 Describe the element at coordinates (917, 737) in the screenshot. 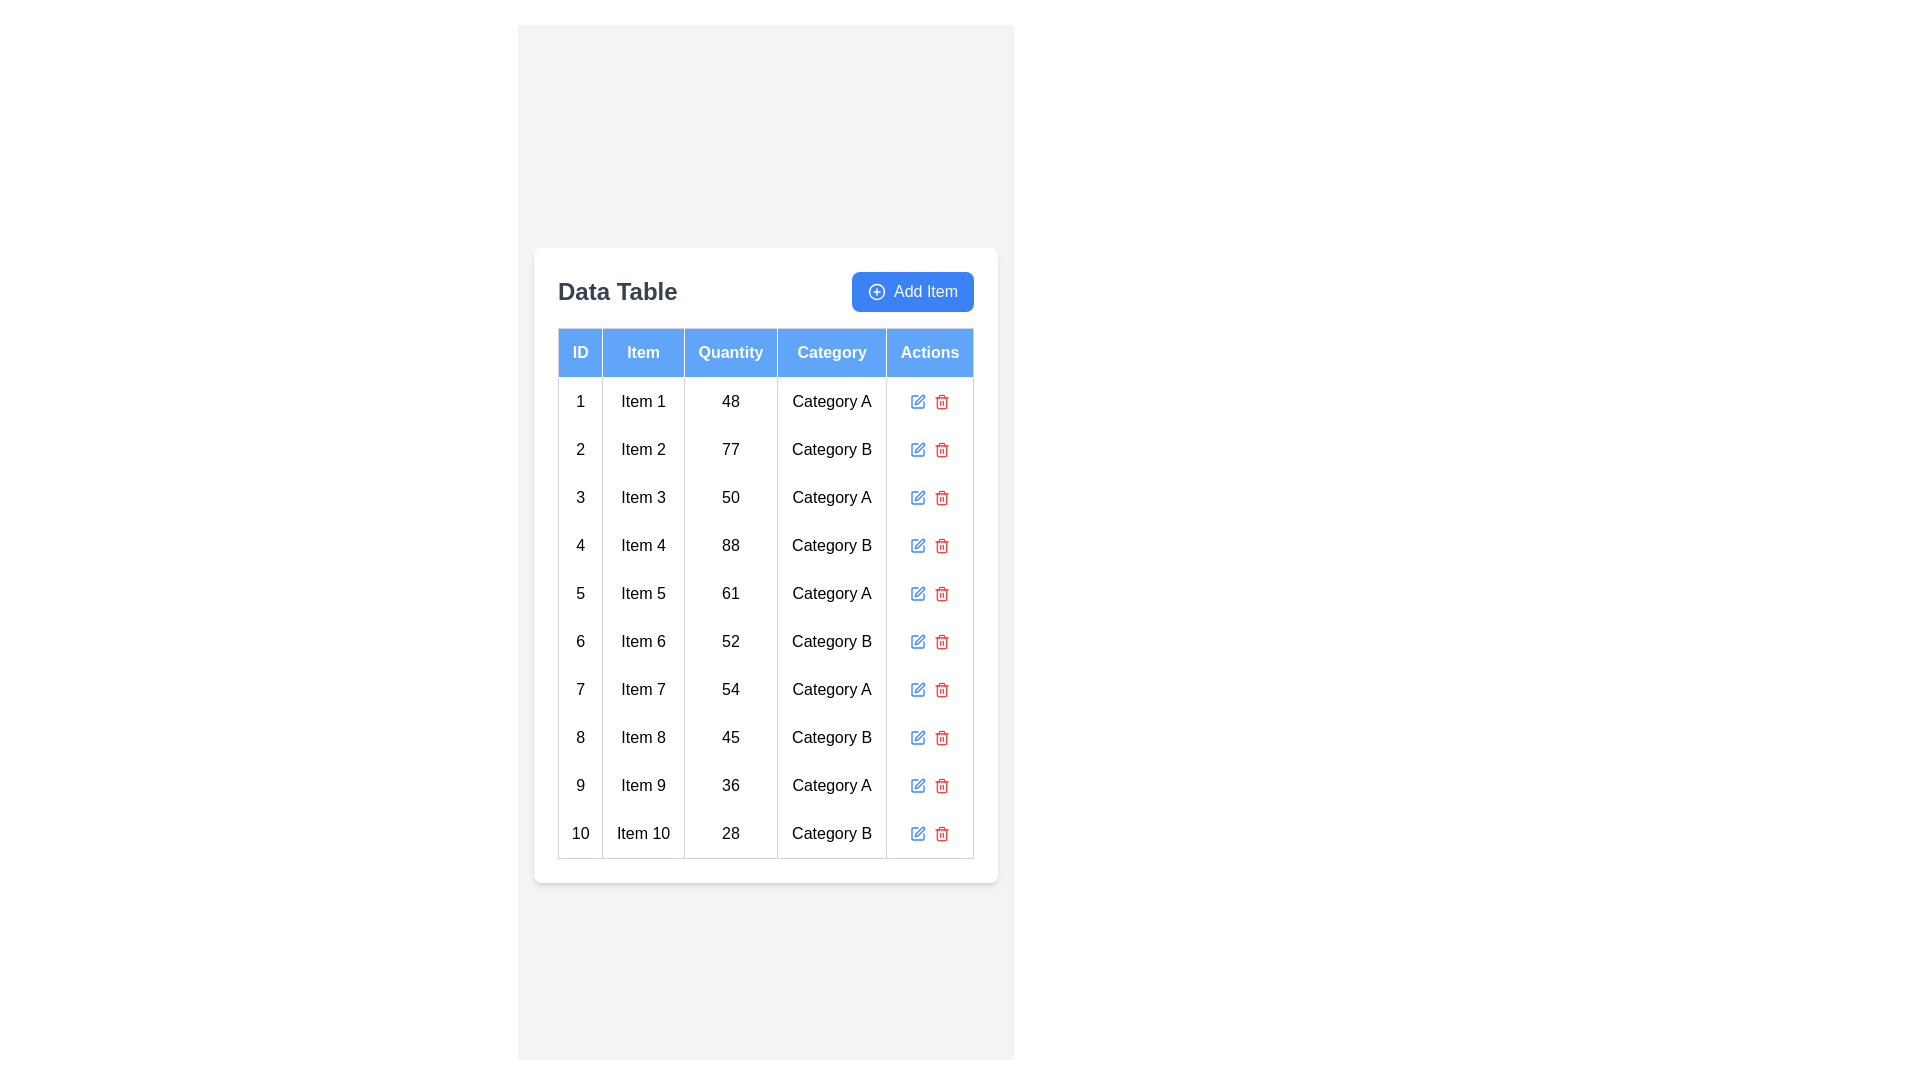

I see `the Icon button in the Actions column adjacent to row 8` at that location.